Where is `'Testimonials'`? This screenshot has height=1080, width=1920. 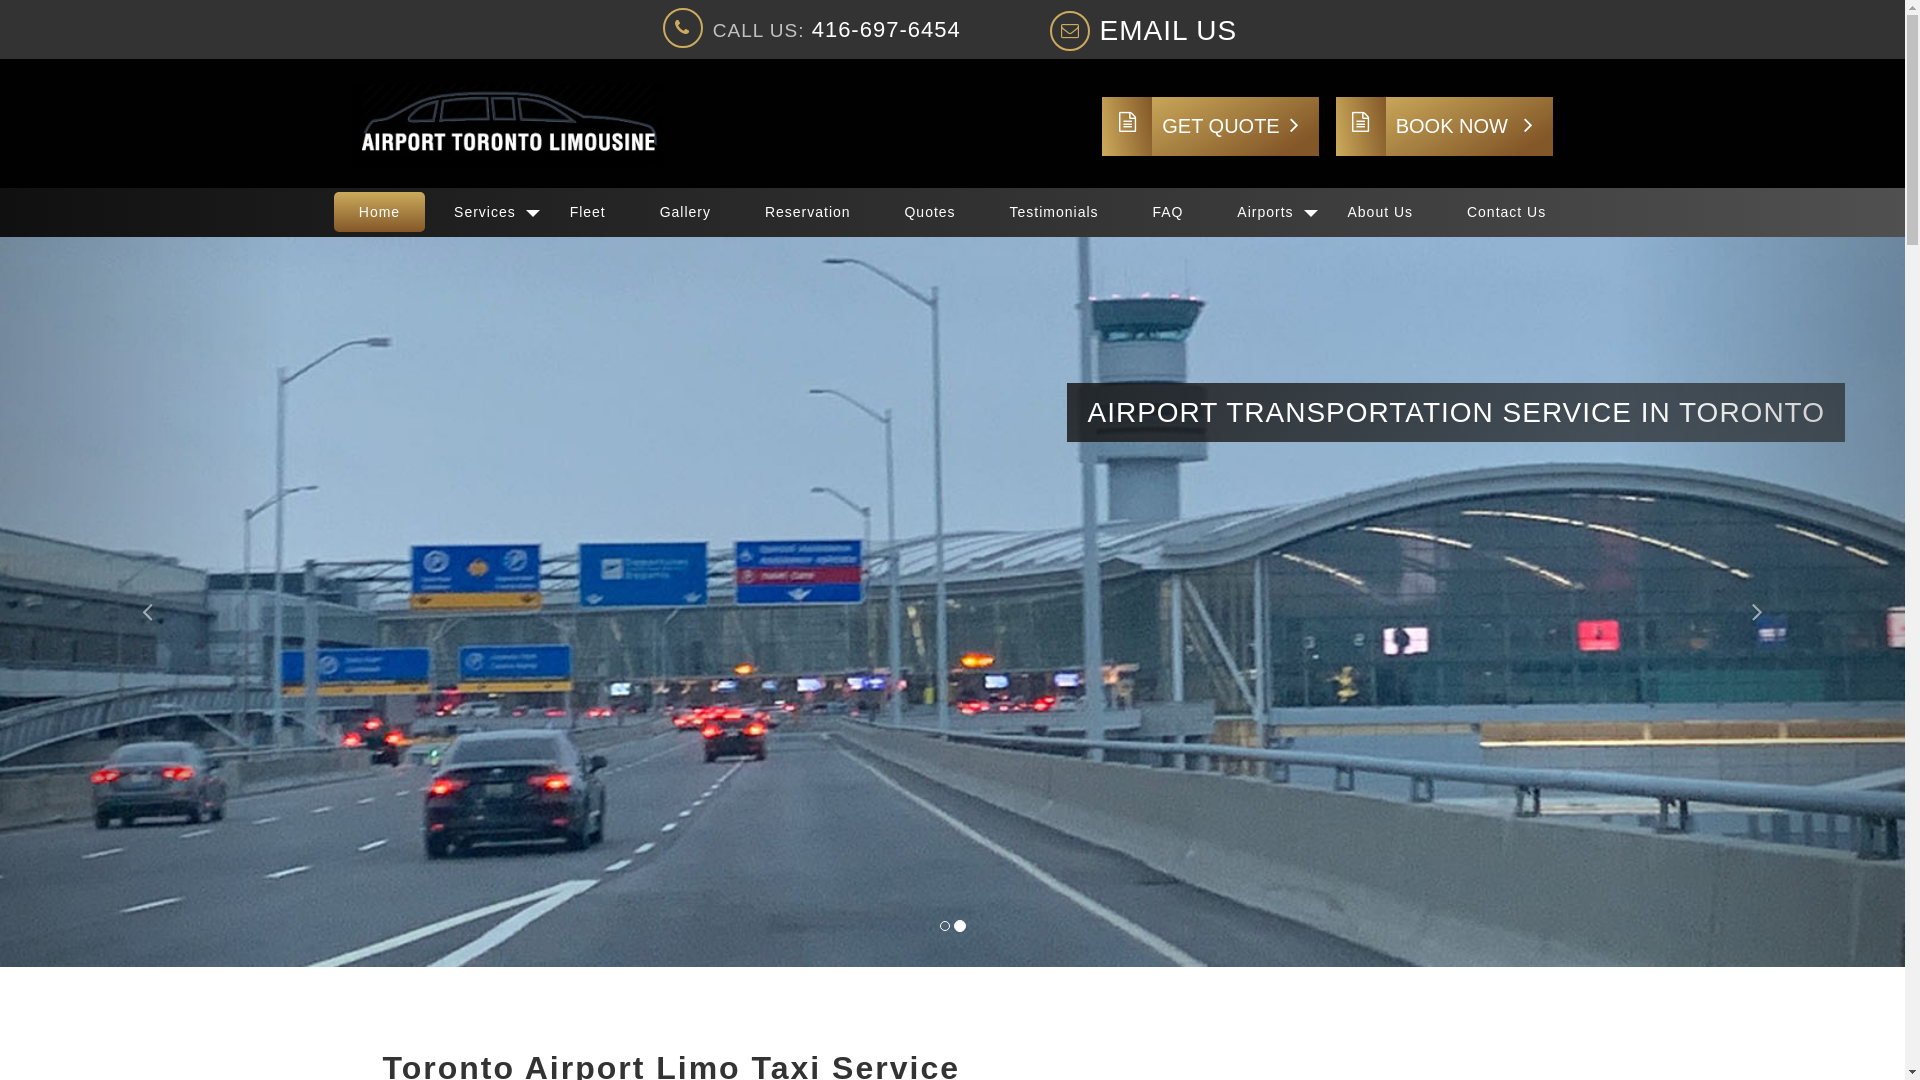
'Testimonials' is located at coordinates (1053, 212).